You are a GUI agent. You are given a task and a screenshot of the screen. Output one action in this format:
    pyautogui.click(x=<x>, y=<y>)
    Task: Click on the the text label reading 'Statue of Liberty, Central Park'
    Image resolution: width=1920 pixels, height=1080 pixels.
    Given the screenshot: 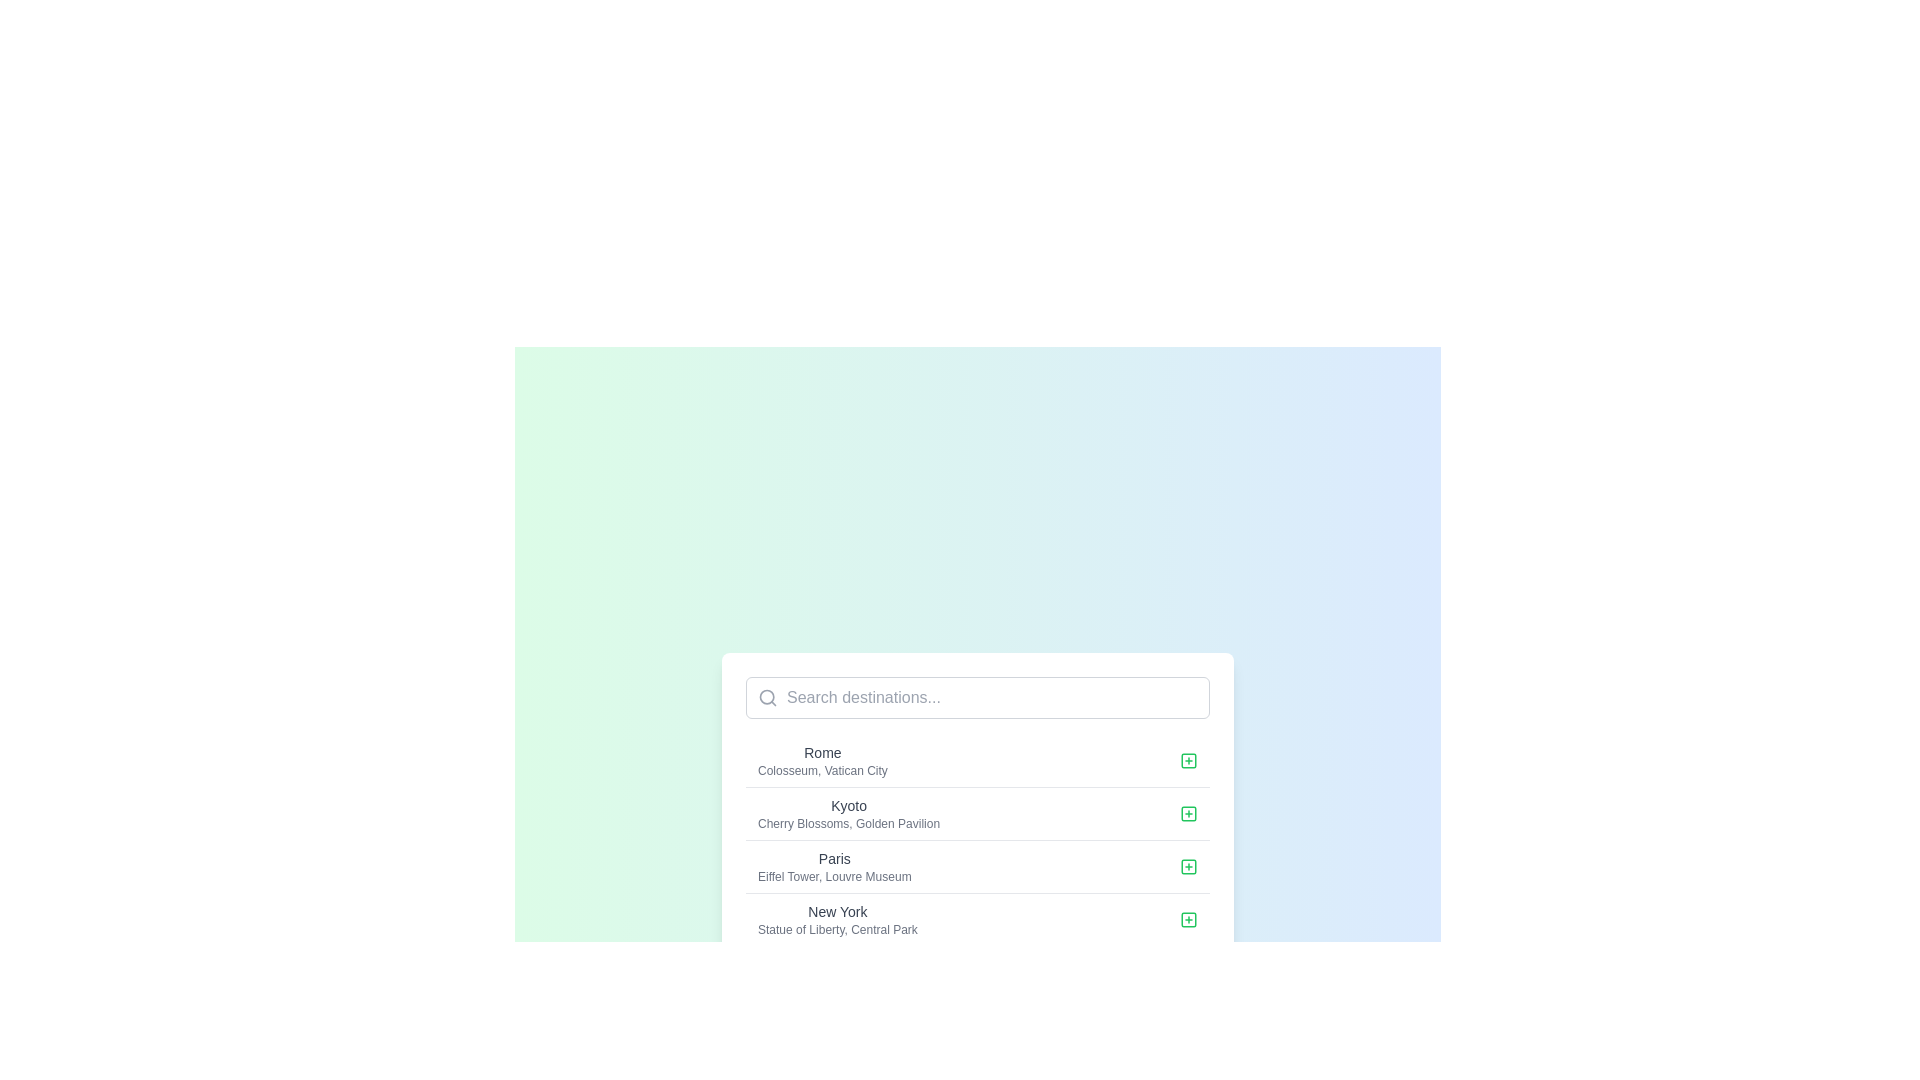 What is the action you would take?
    pyautogui.click(x=837, y=929)
    